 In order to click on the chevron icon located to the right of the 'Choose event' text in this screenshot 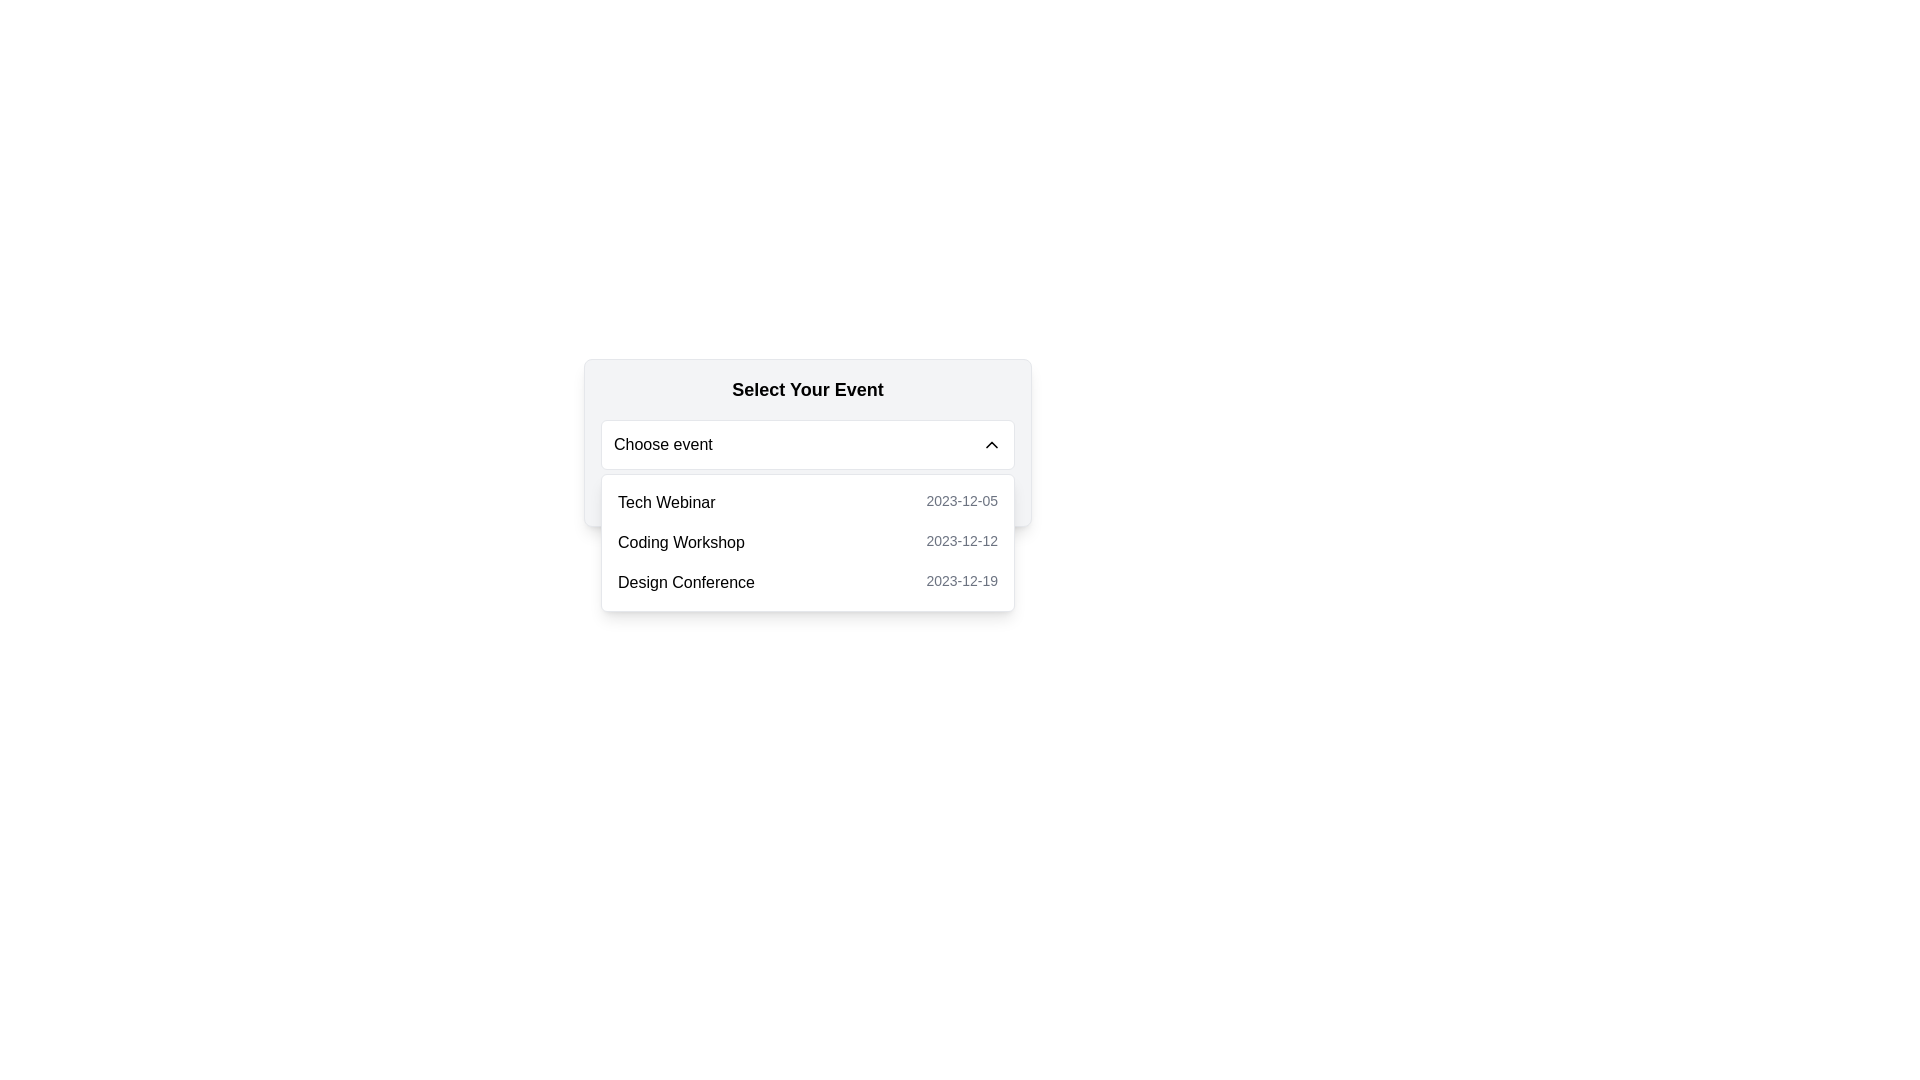, I will do `click(992, 443)`.